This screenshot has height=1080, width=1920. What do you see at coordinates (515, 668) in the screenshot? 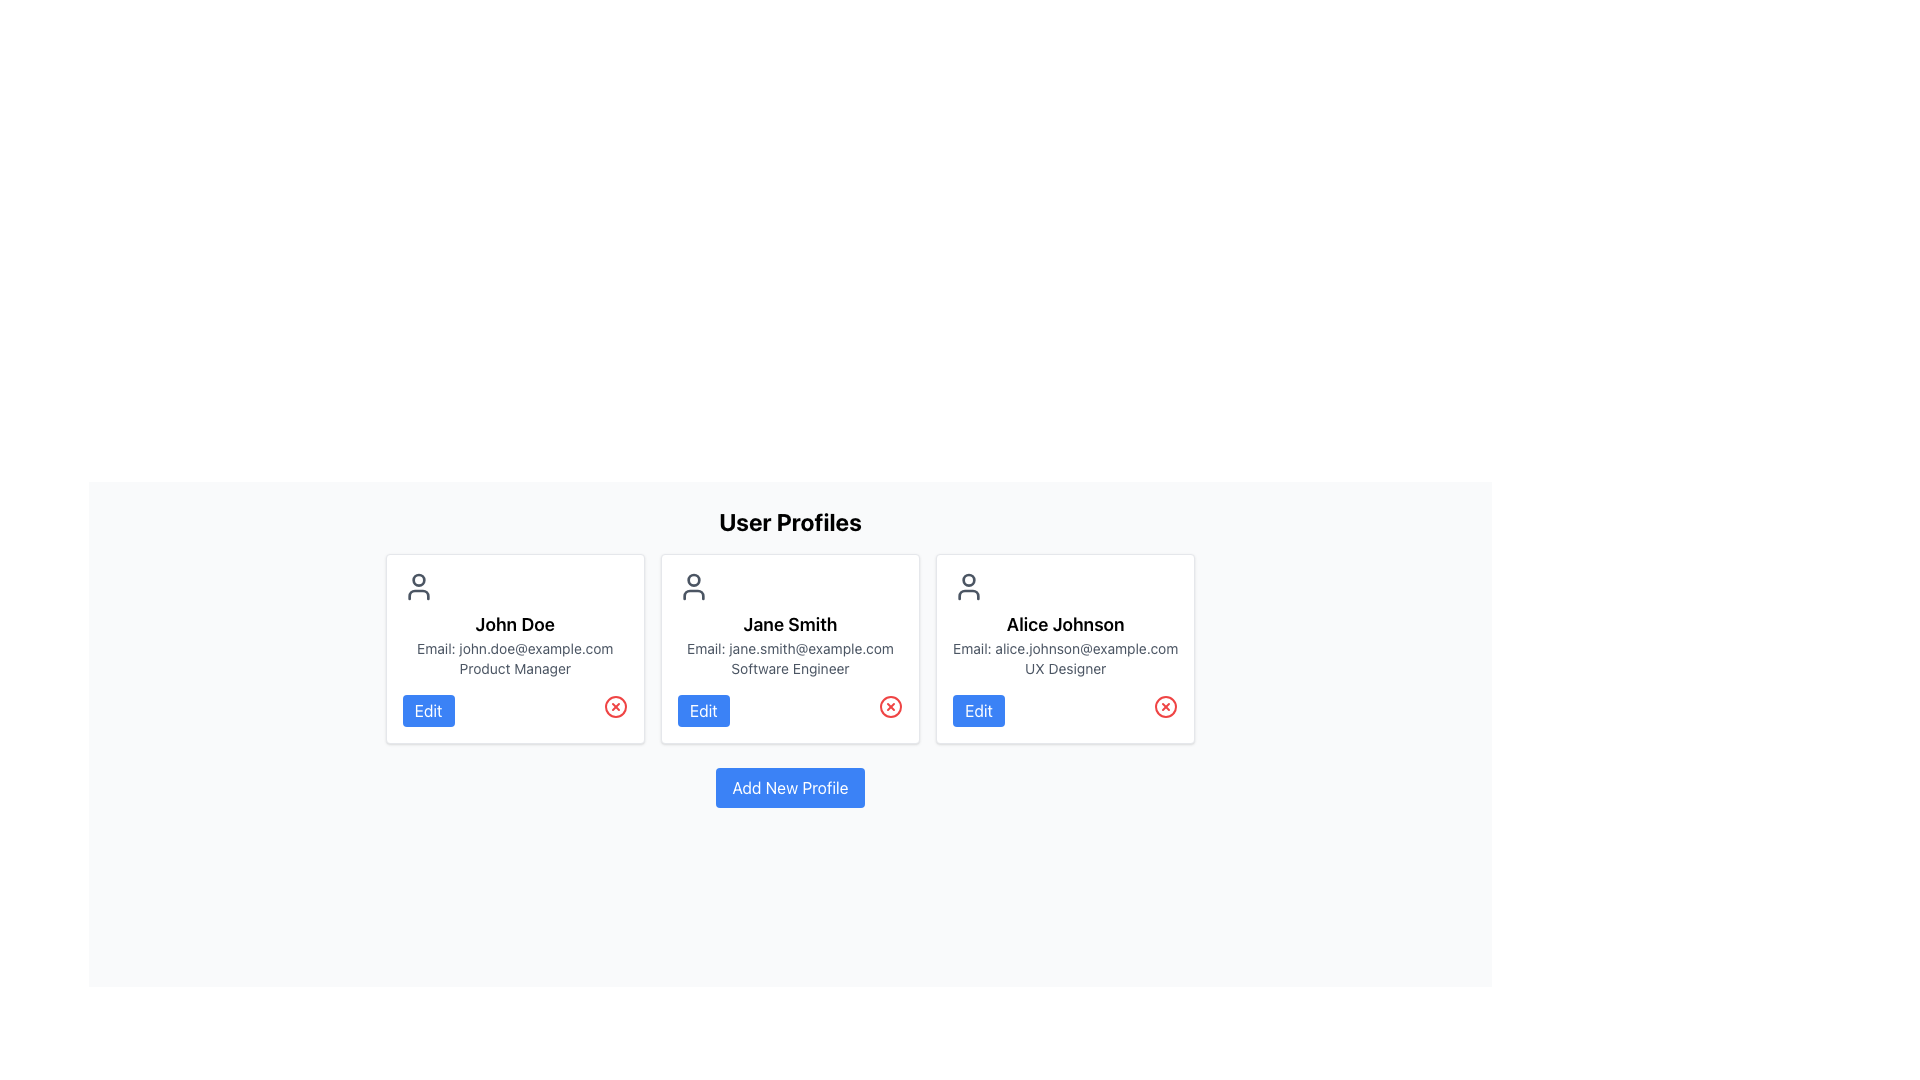
I see `the text label displaying 'Product Manager' located within the user profile card for John Doe, which is the third text row in the card` at bounding box center [515, 668].